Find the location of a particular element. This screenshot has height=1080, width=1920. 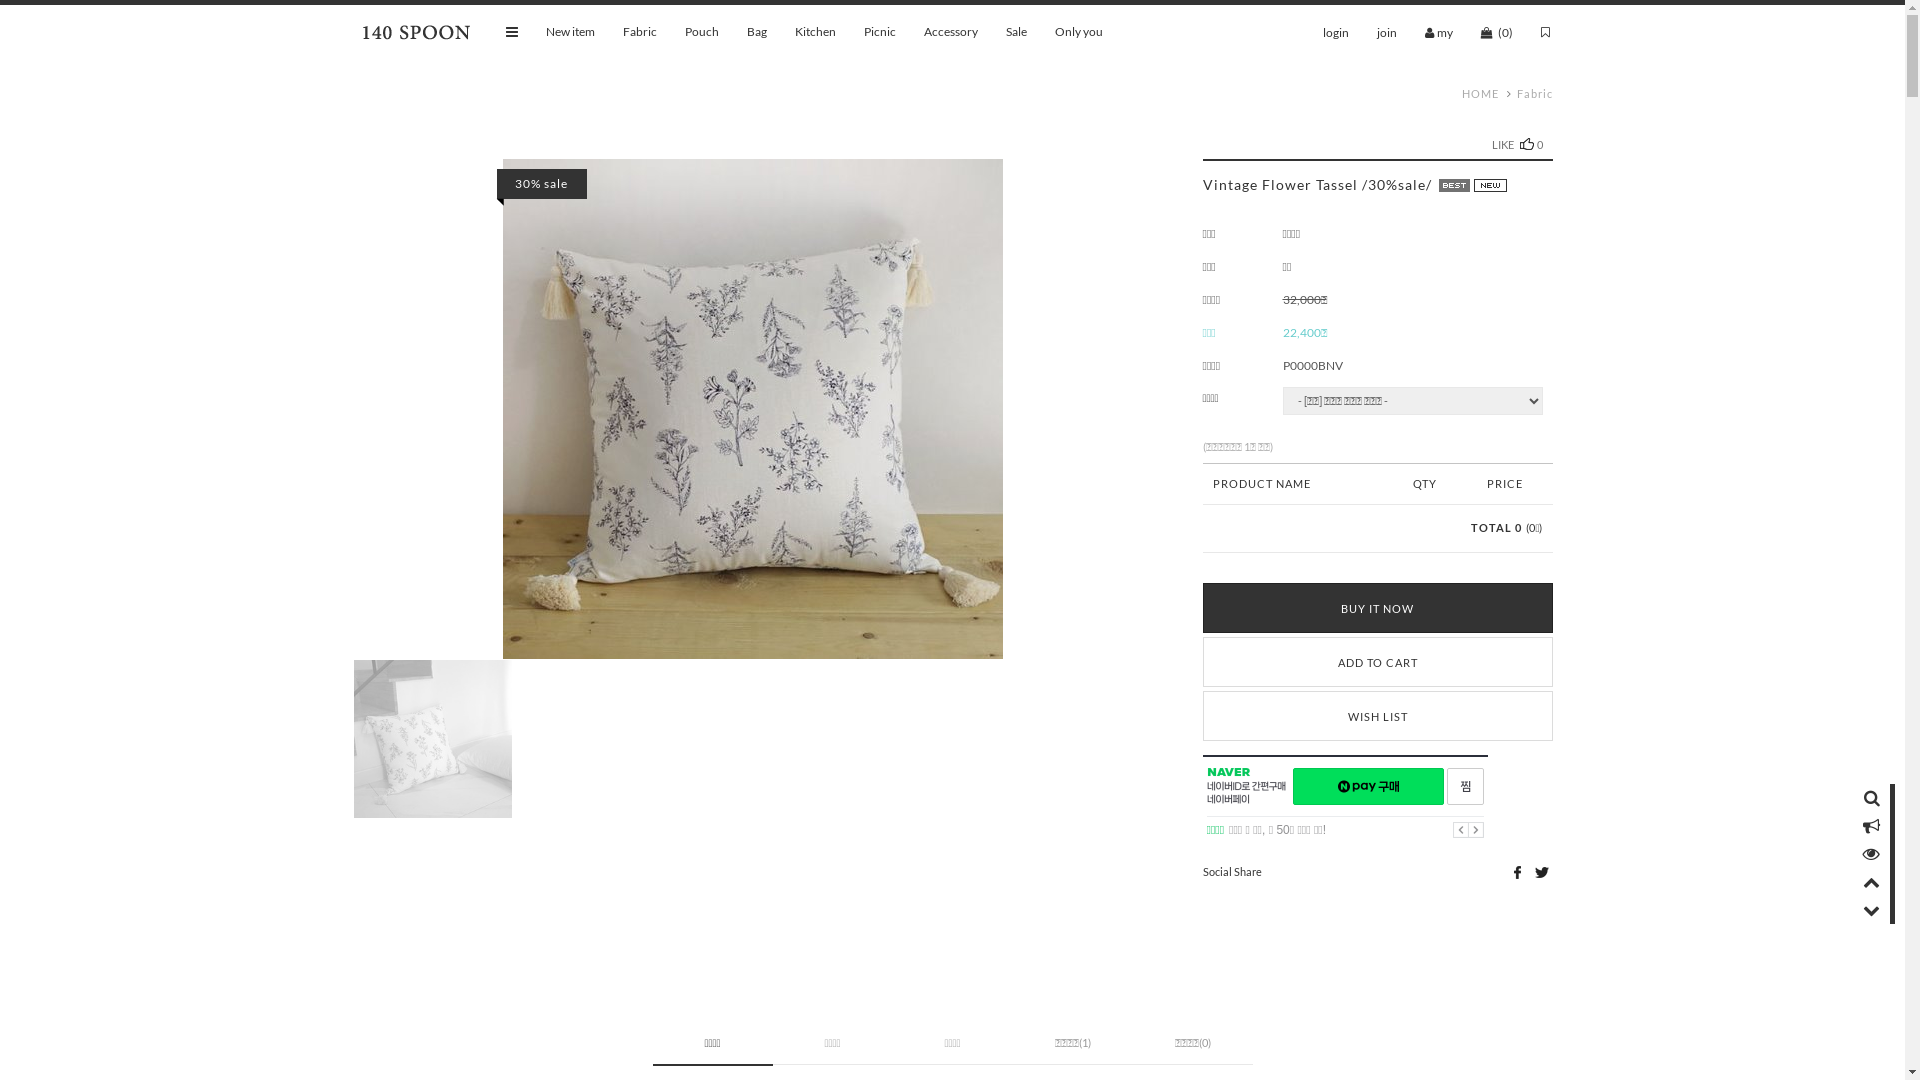

'HOME' is located at coordinates (1480, 93).